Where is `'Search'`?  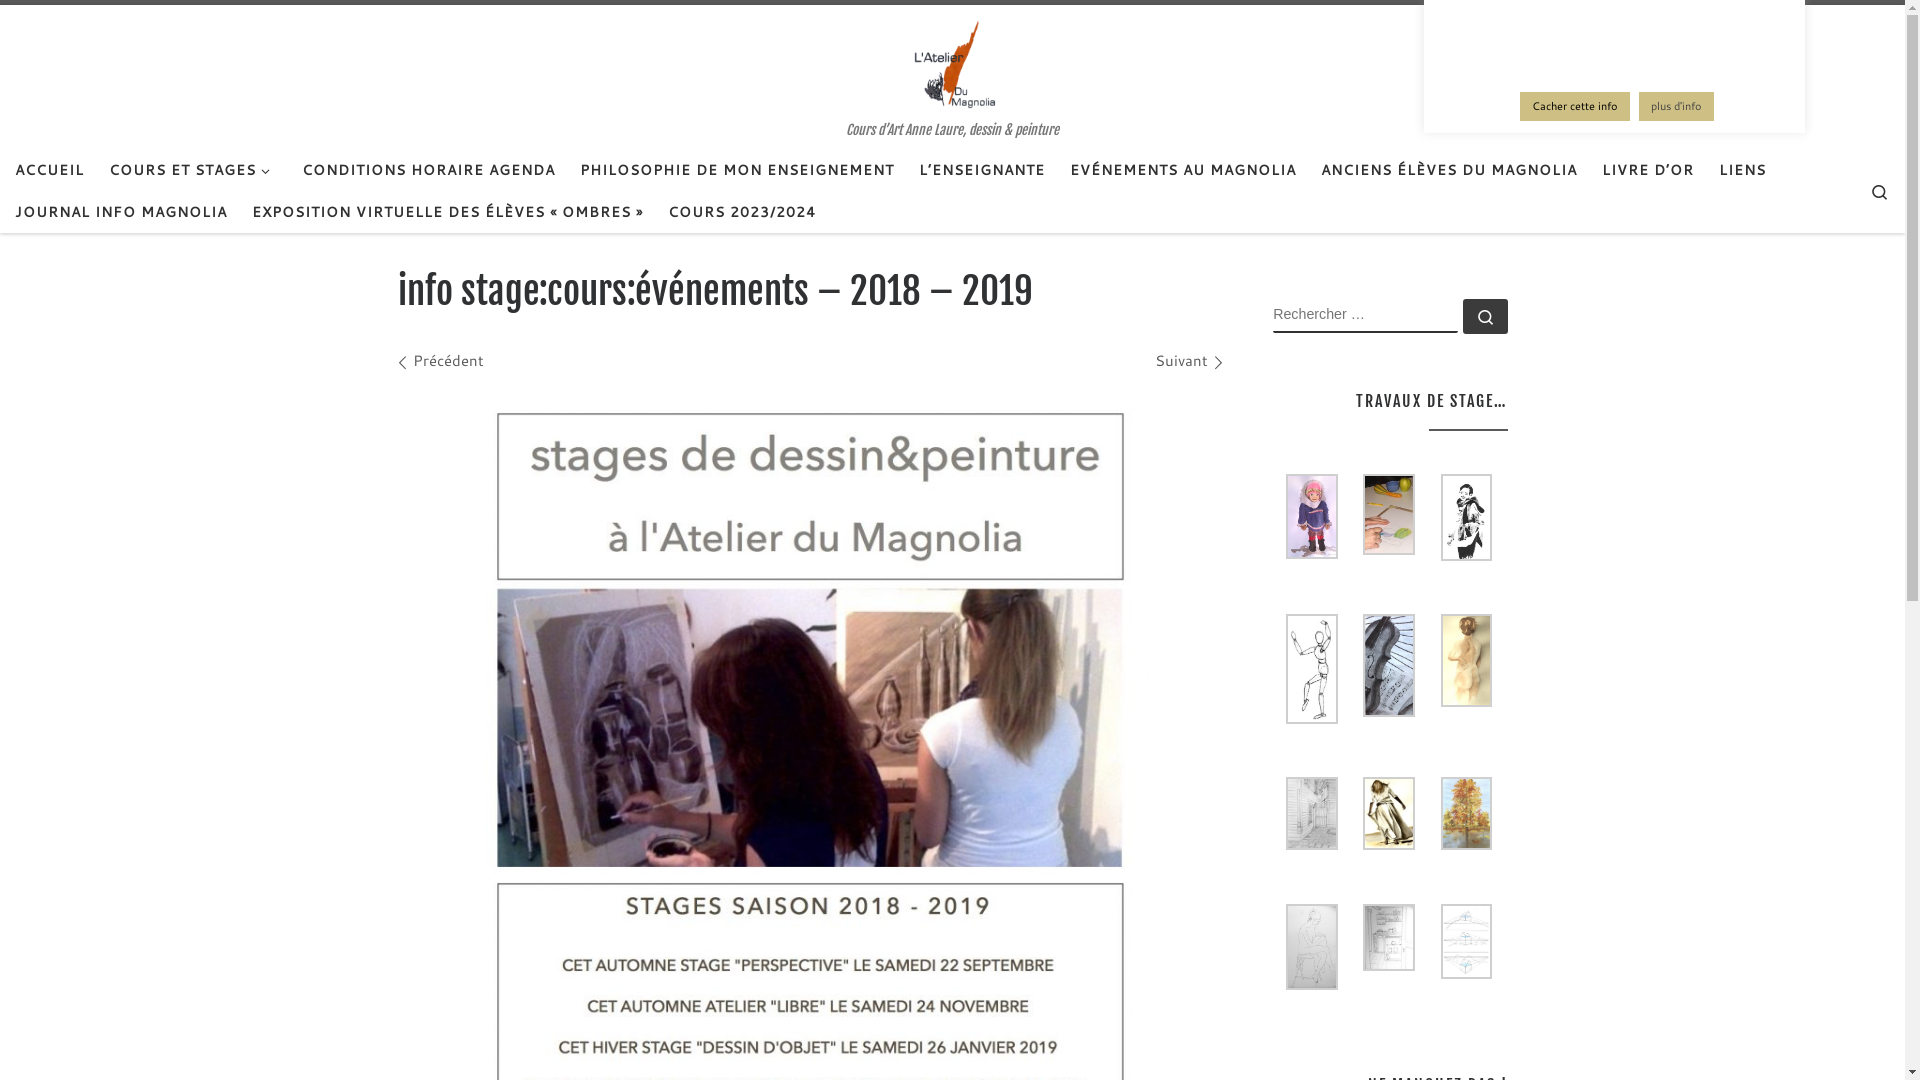 'Search' is located at coordinates (1878, 190).